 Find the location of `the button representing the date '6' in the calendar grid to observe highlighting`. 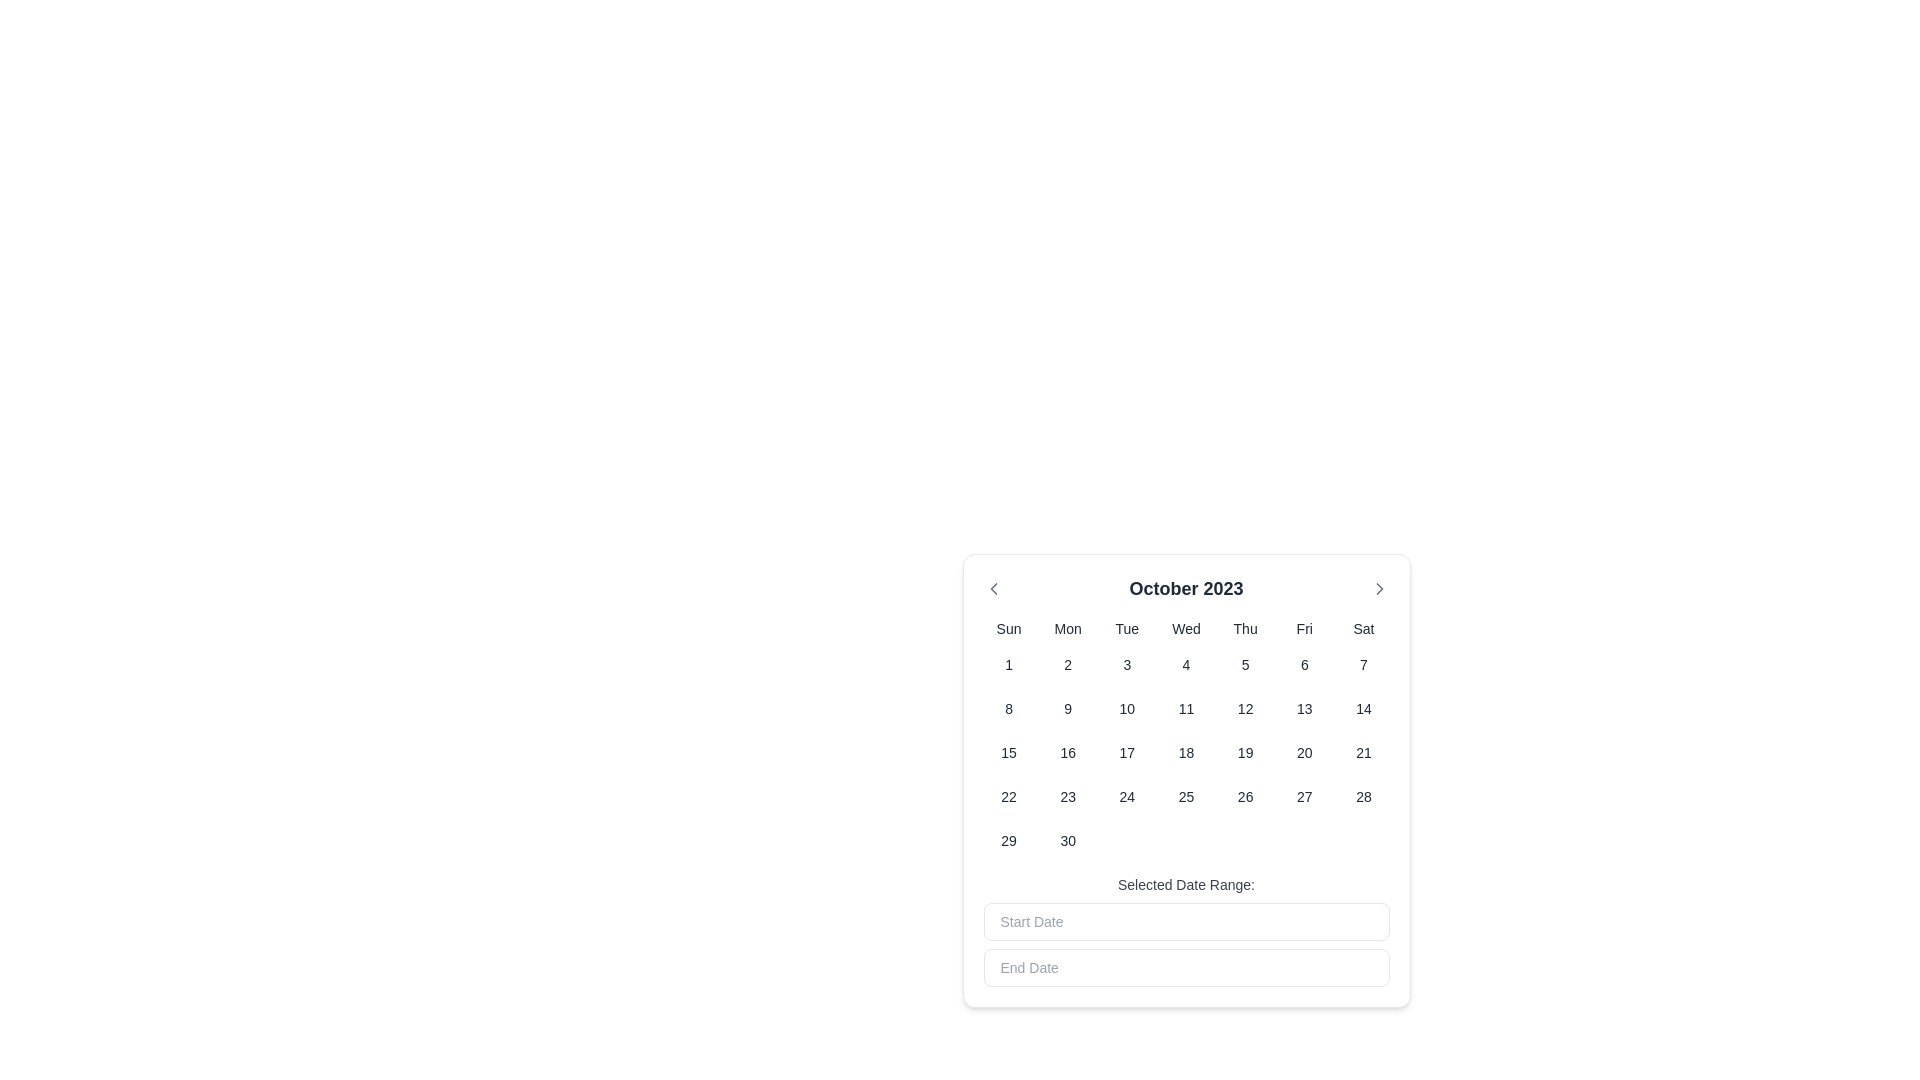

the button representing the date '6' in the calendar grid to observe highlighting is located at coordinates (1304, 664).